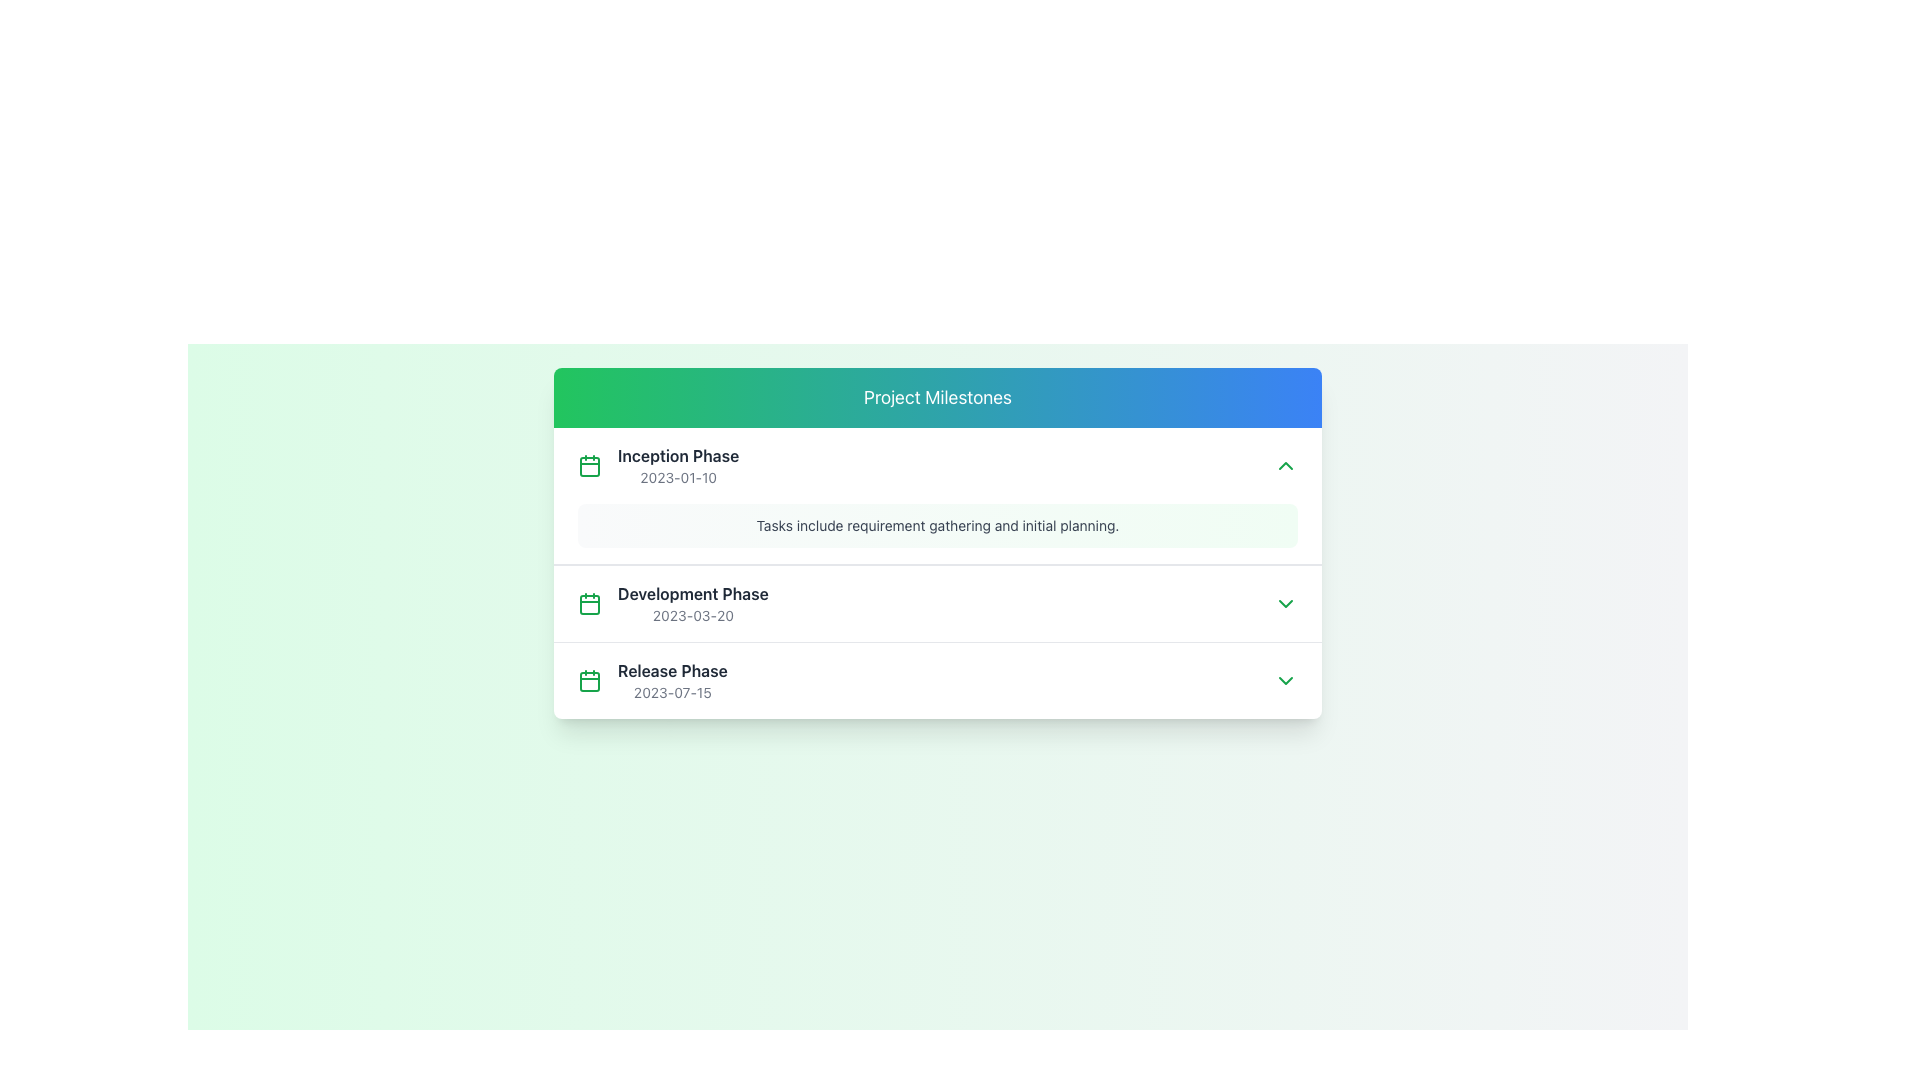  Describe the element at coordinates (589, 466) in the screenshot. I see `the green minimalistic calendar icon representing the milestone 'Inception Phase' located to the left of the details '2023-01-10'` at that location.